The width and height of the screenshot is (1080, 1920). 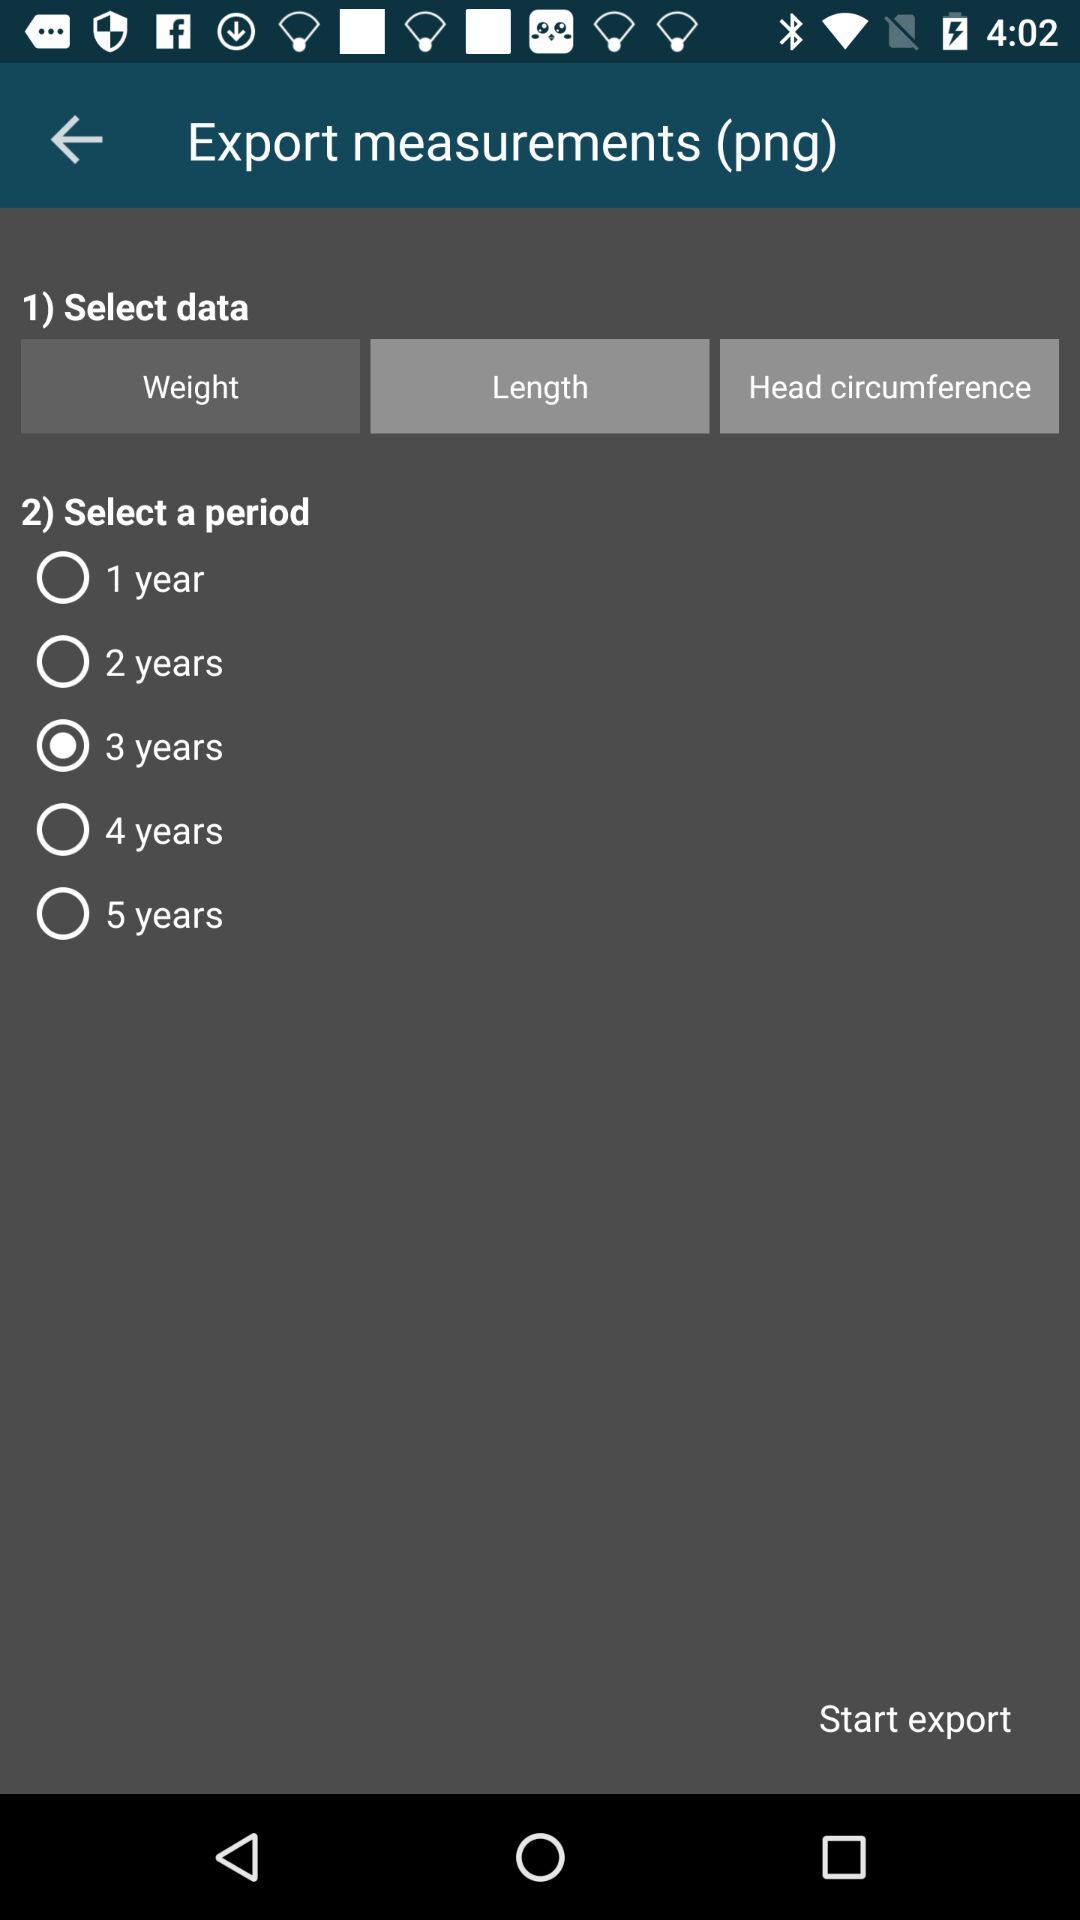 What do you see at coordinates (540, 386) in the screenshot?
I see `item next to the head circumference icon` at bounding box center [540, 386].